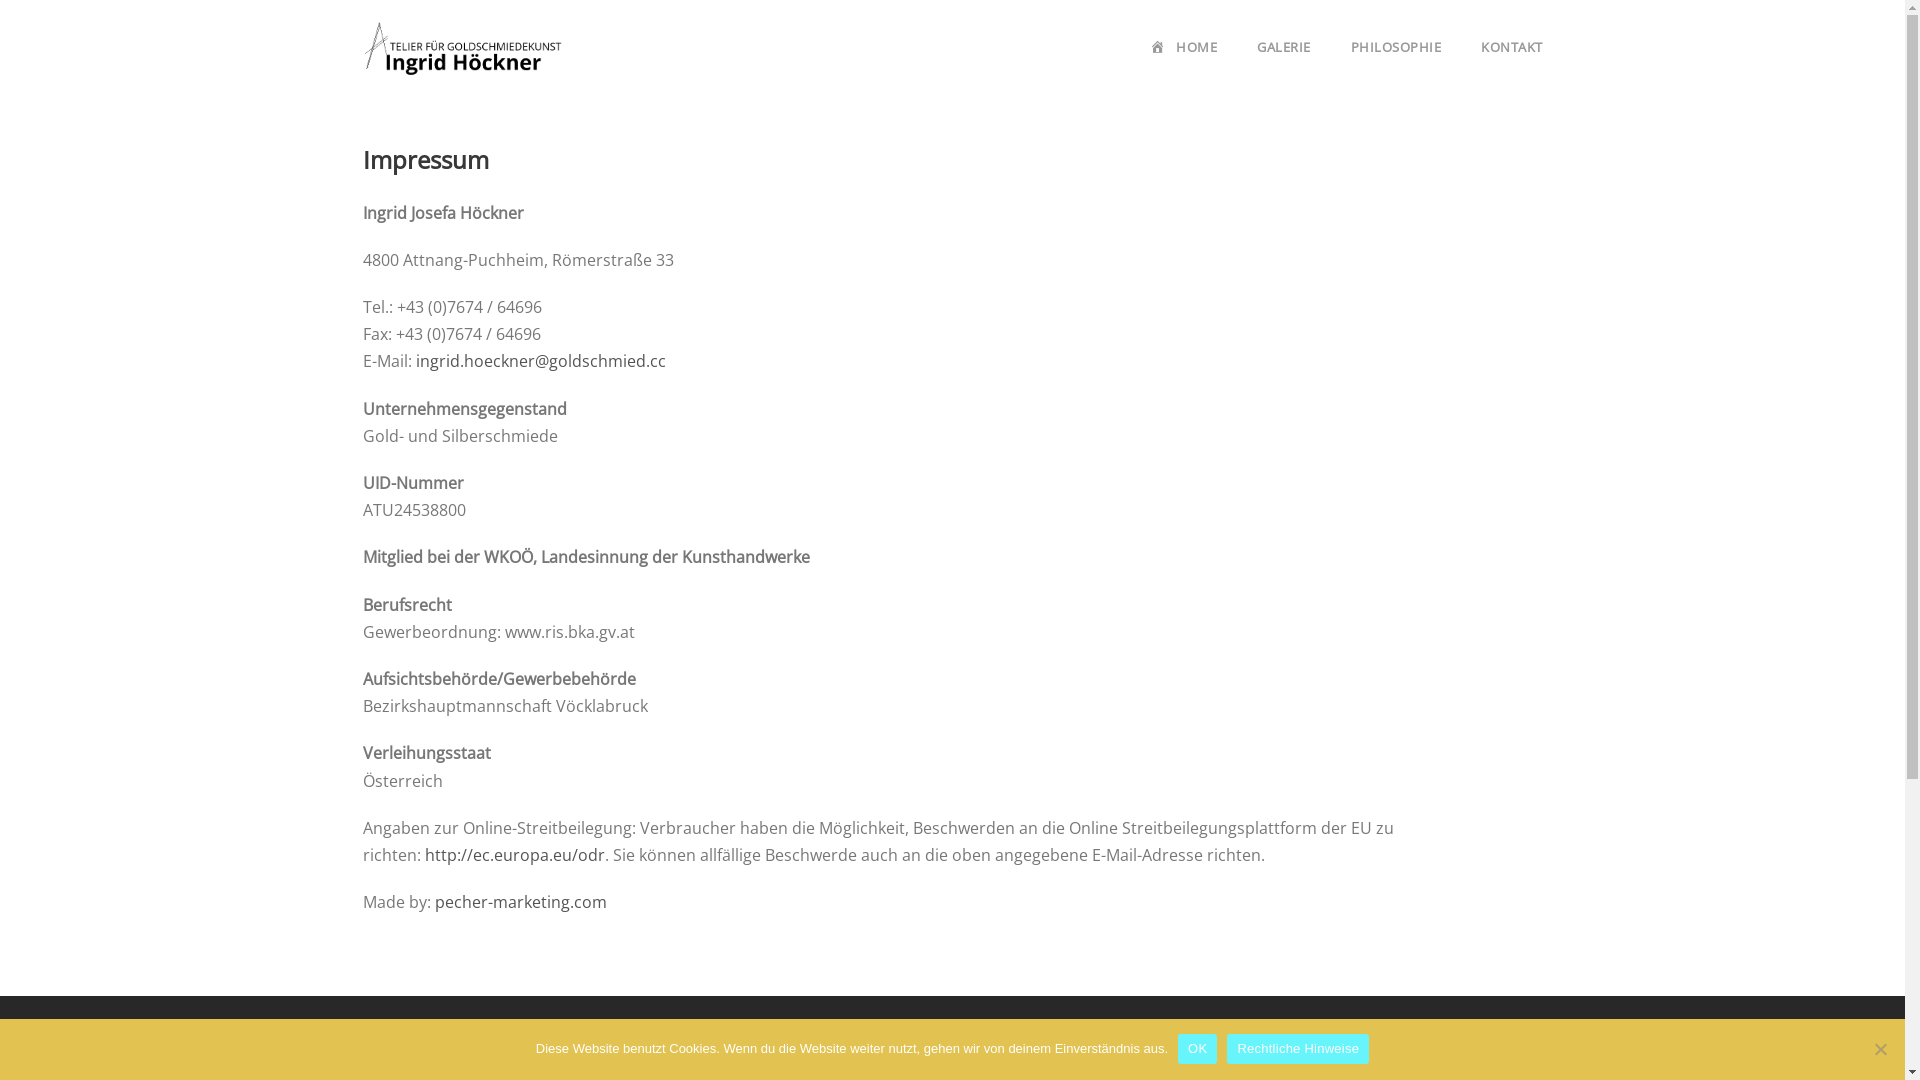 The width and height of the screenshot is (1920, 1080). What do you see at coordinates (1512, 63) in the screenshot?
I see `'KONTAKT'` at bounding box center [1512, 63].